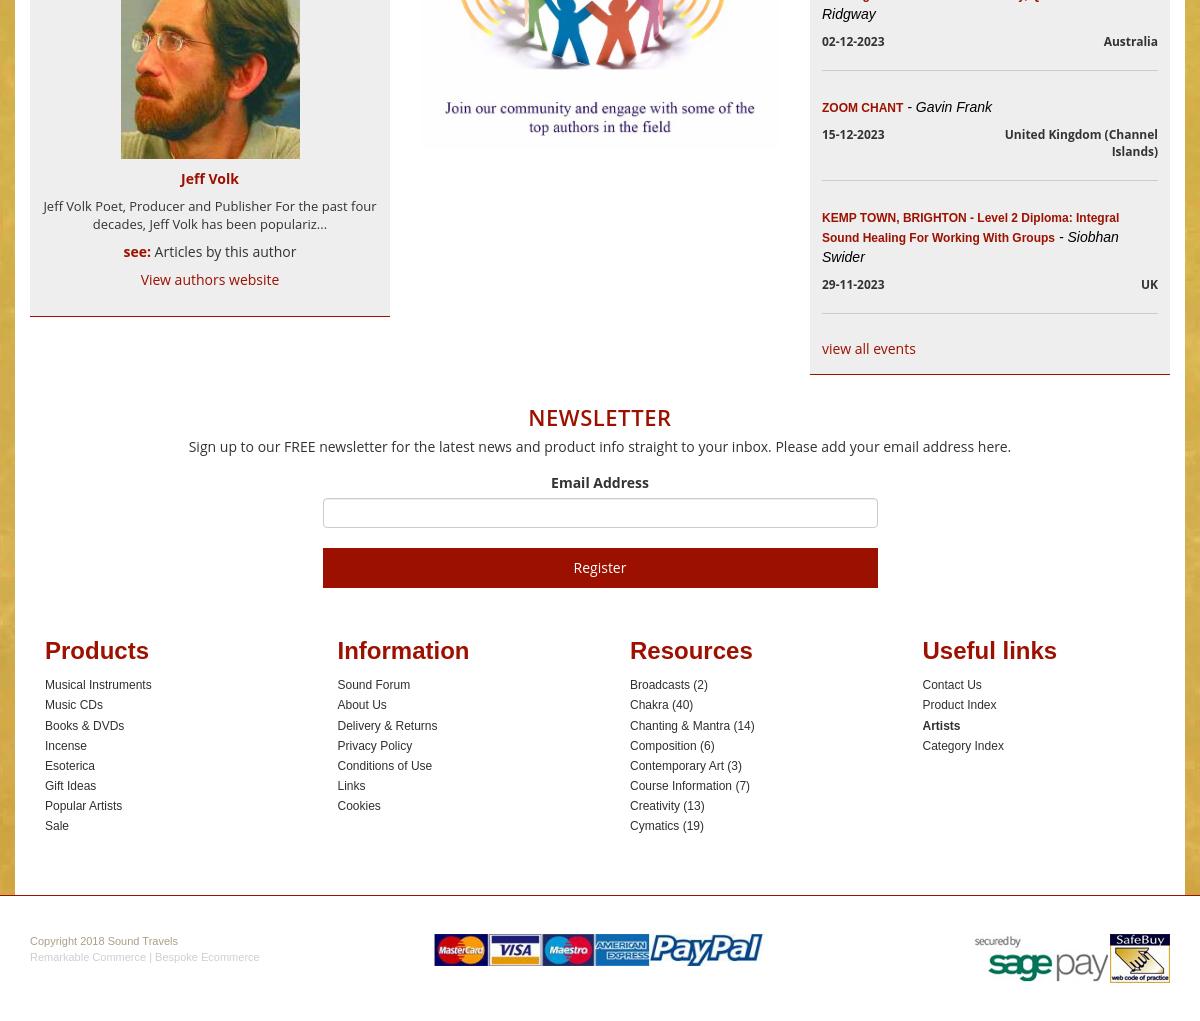 The width and height of the screenshot is (1200, 1021). I want to click on 'Newsletter', so click(598, 414).